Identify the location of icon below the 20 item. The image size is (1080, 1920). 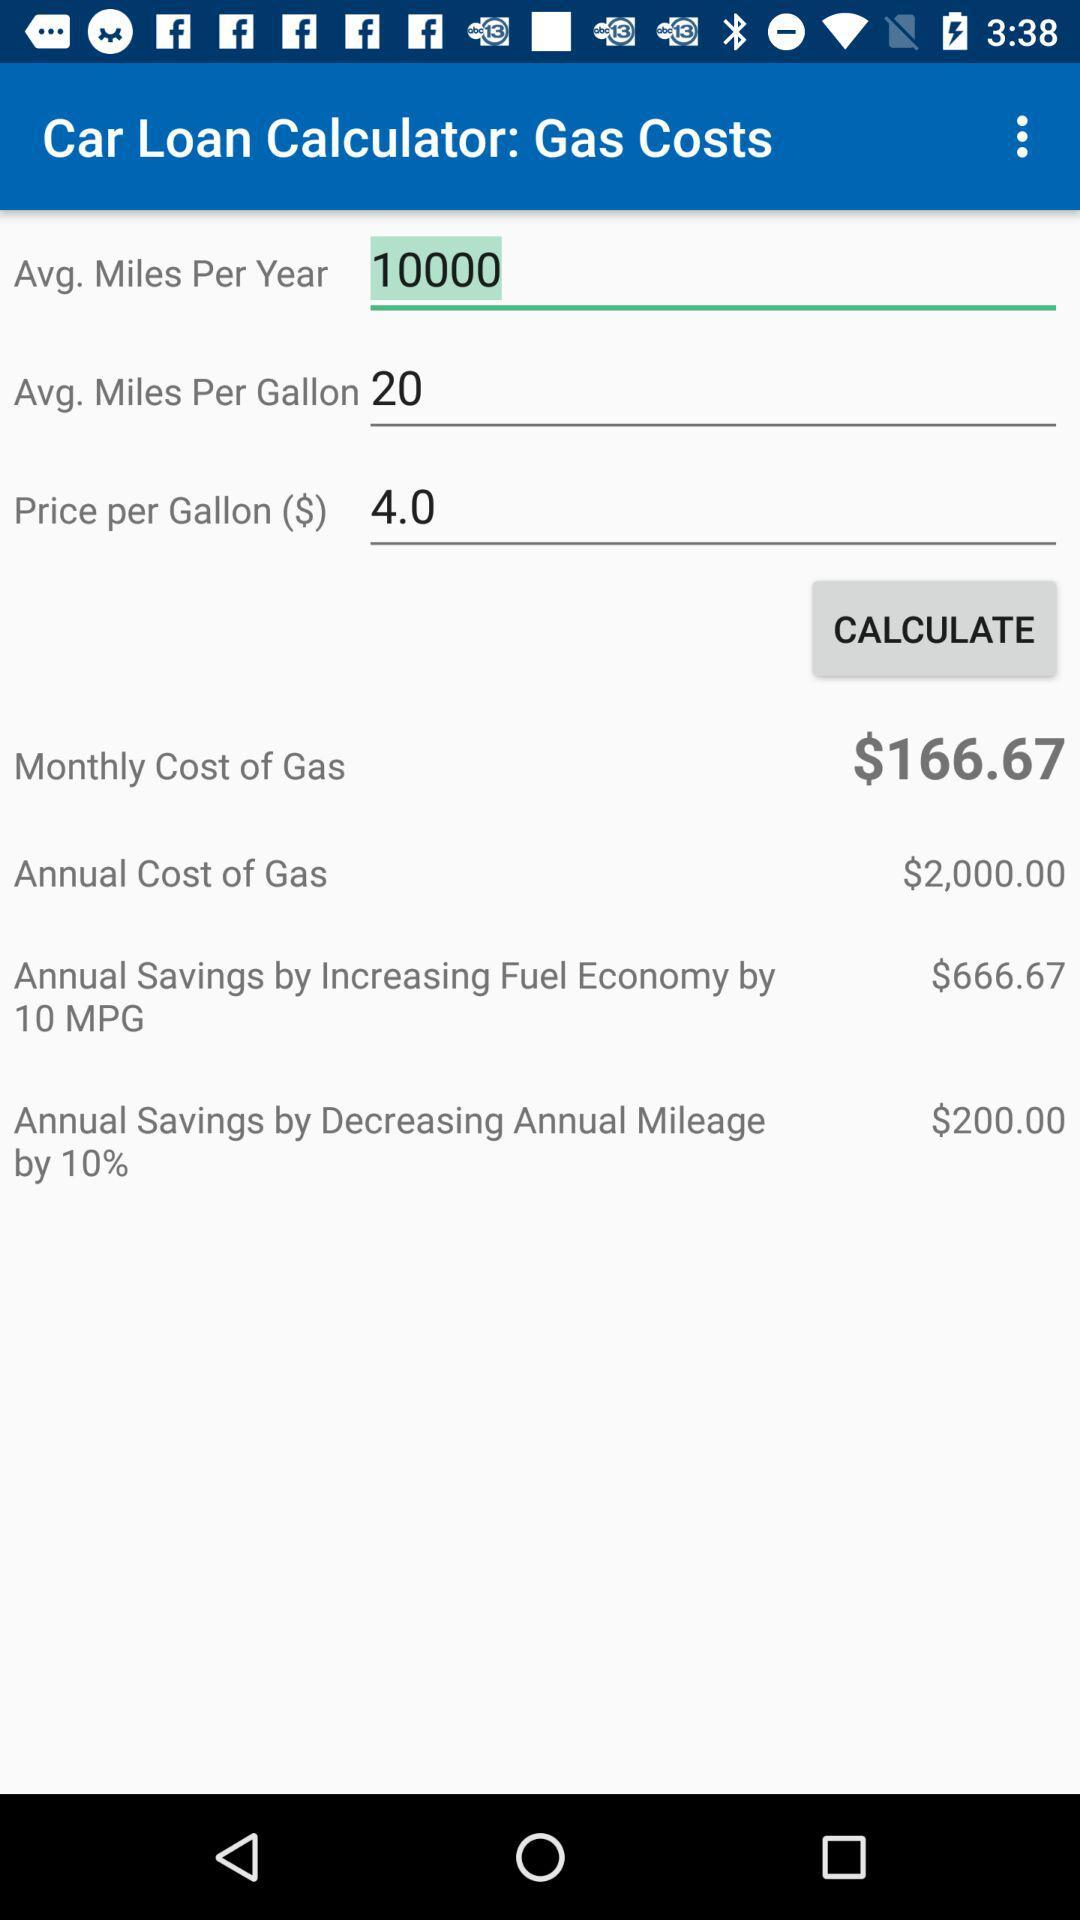
(712, 506).